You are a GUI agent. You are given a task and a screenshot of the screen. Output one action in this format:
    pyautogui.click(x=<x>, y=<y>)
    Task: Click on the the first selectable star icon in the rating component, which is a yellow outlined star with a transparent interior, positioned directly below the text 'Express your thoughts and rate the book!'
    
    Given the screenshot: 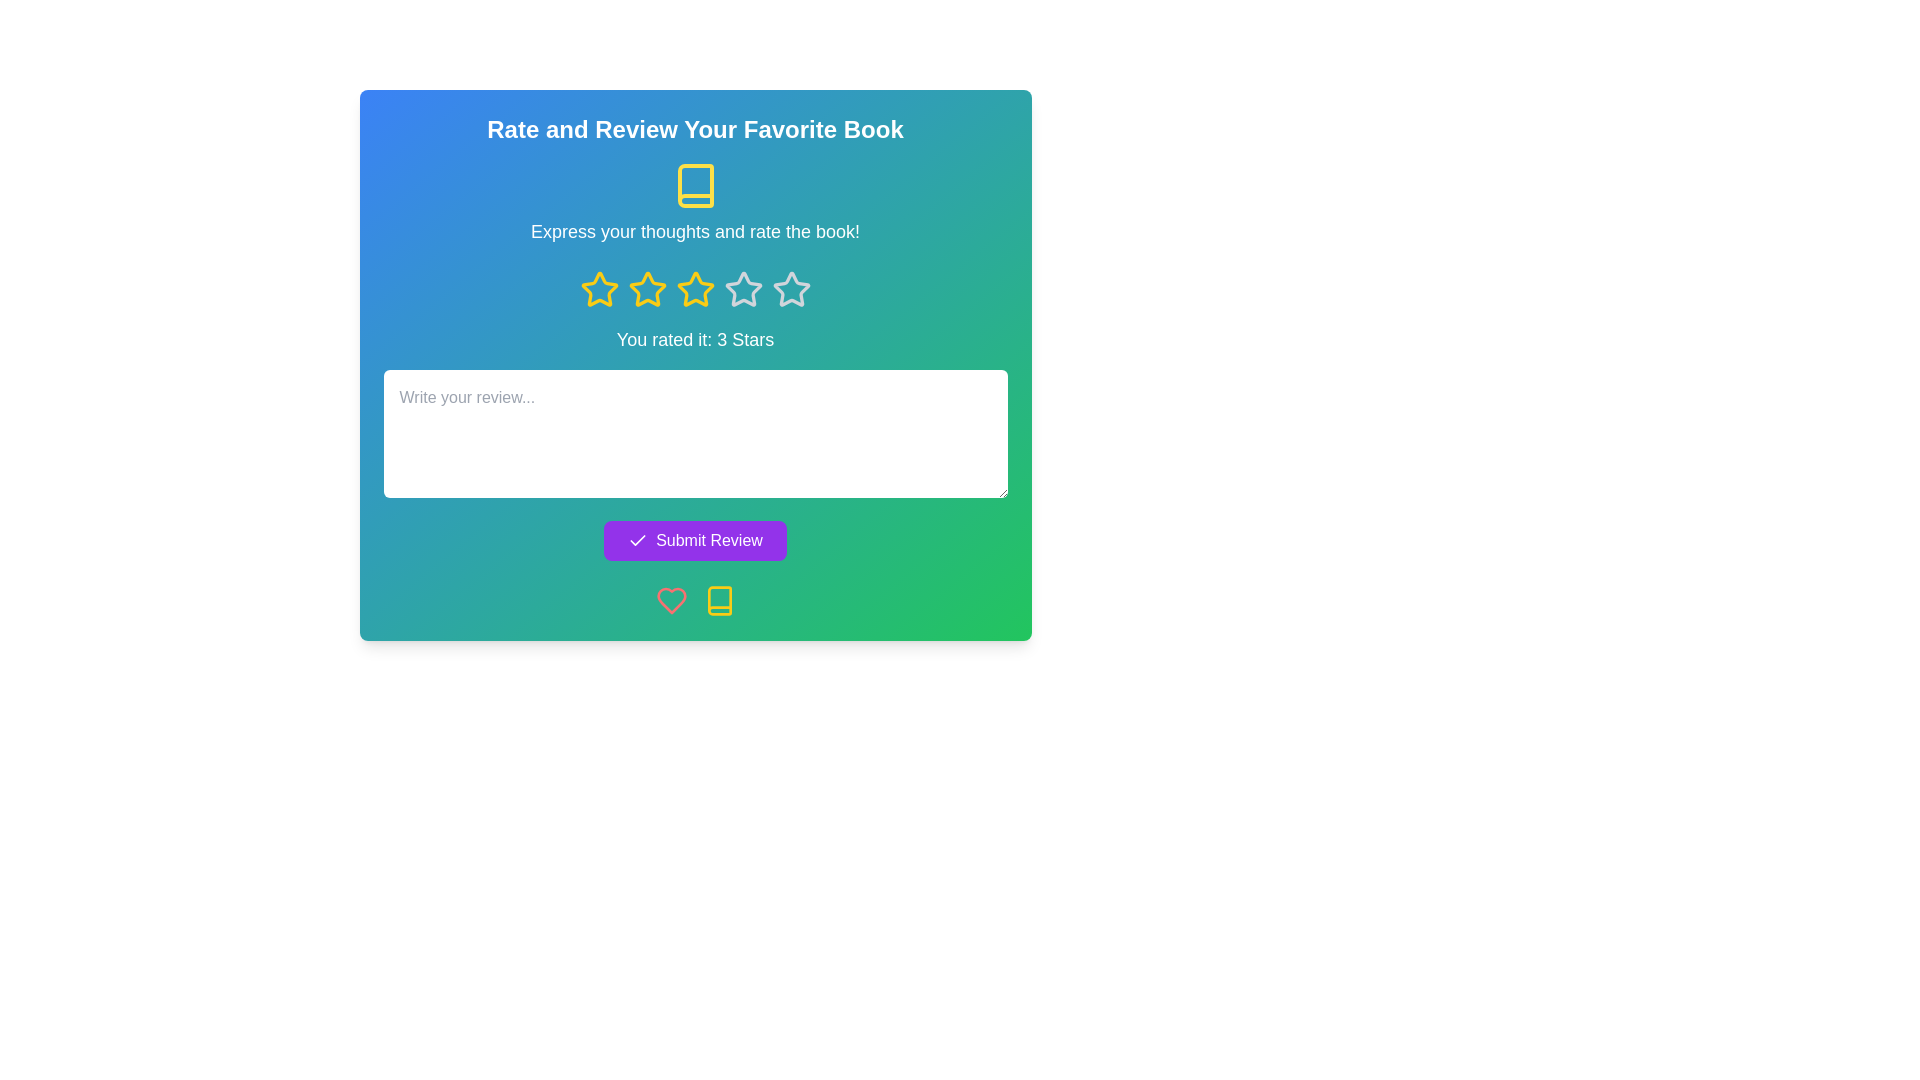 What is the action you would take?
    pyautogui.click(x=598, y=289)
    